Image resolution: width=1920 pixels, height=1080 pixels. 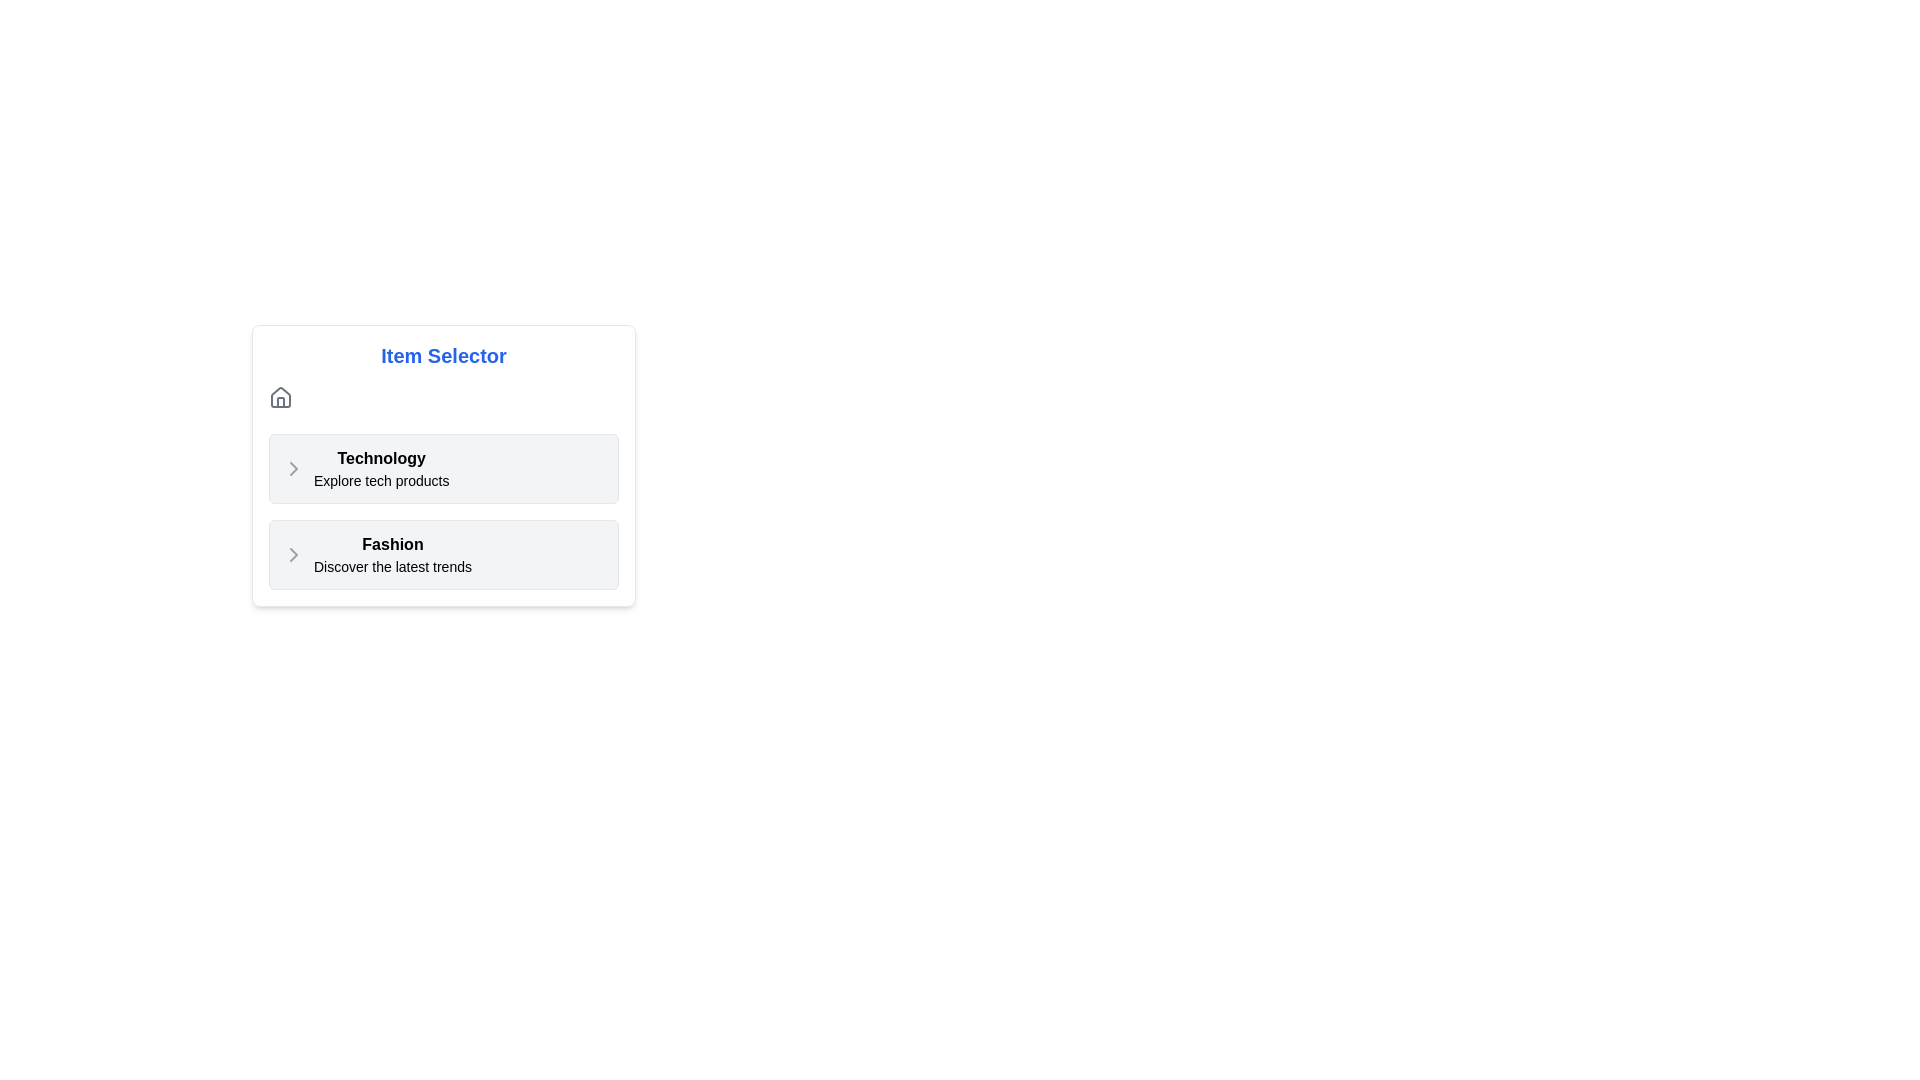 I want to click on the Text Label located in the 'Fashion' section, which provides a brief description of the category, so click(x=393, y=567).